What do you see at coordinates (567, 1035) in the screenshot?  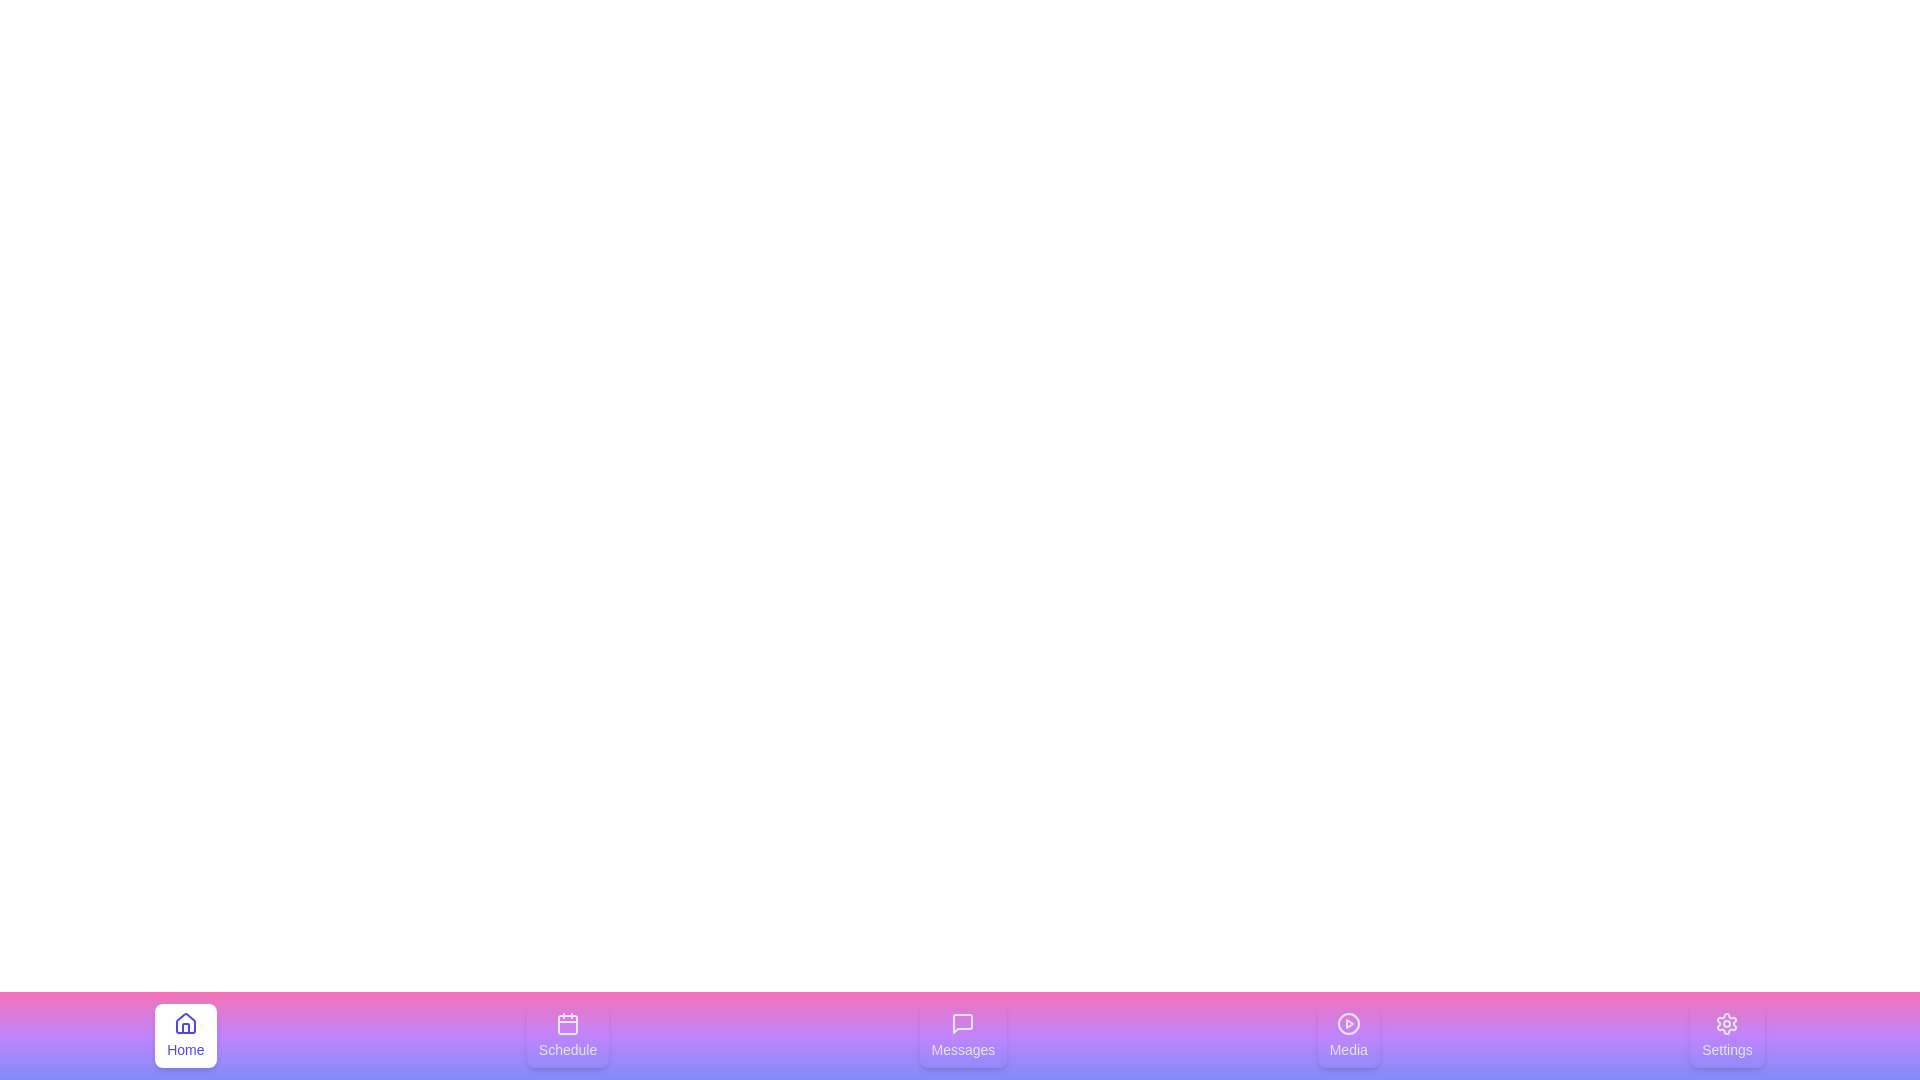 I see `the Schedule tab to observe the animation` at bounding box center [567, 1035].